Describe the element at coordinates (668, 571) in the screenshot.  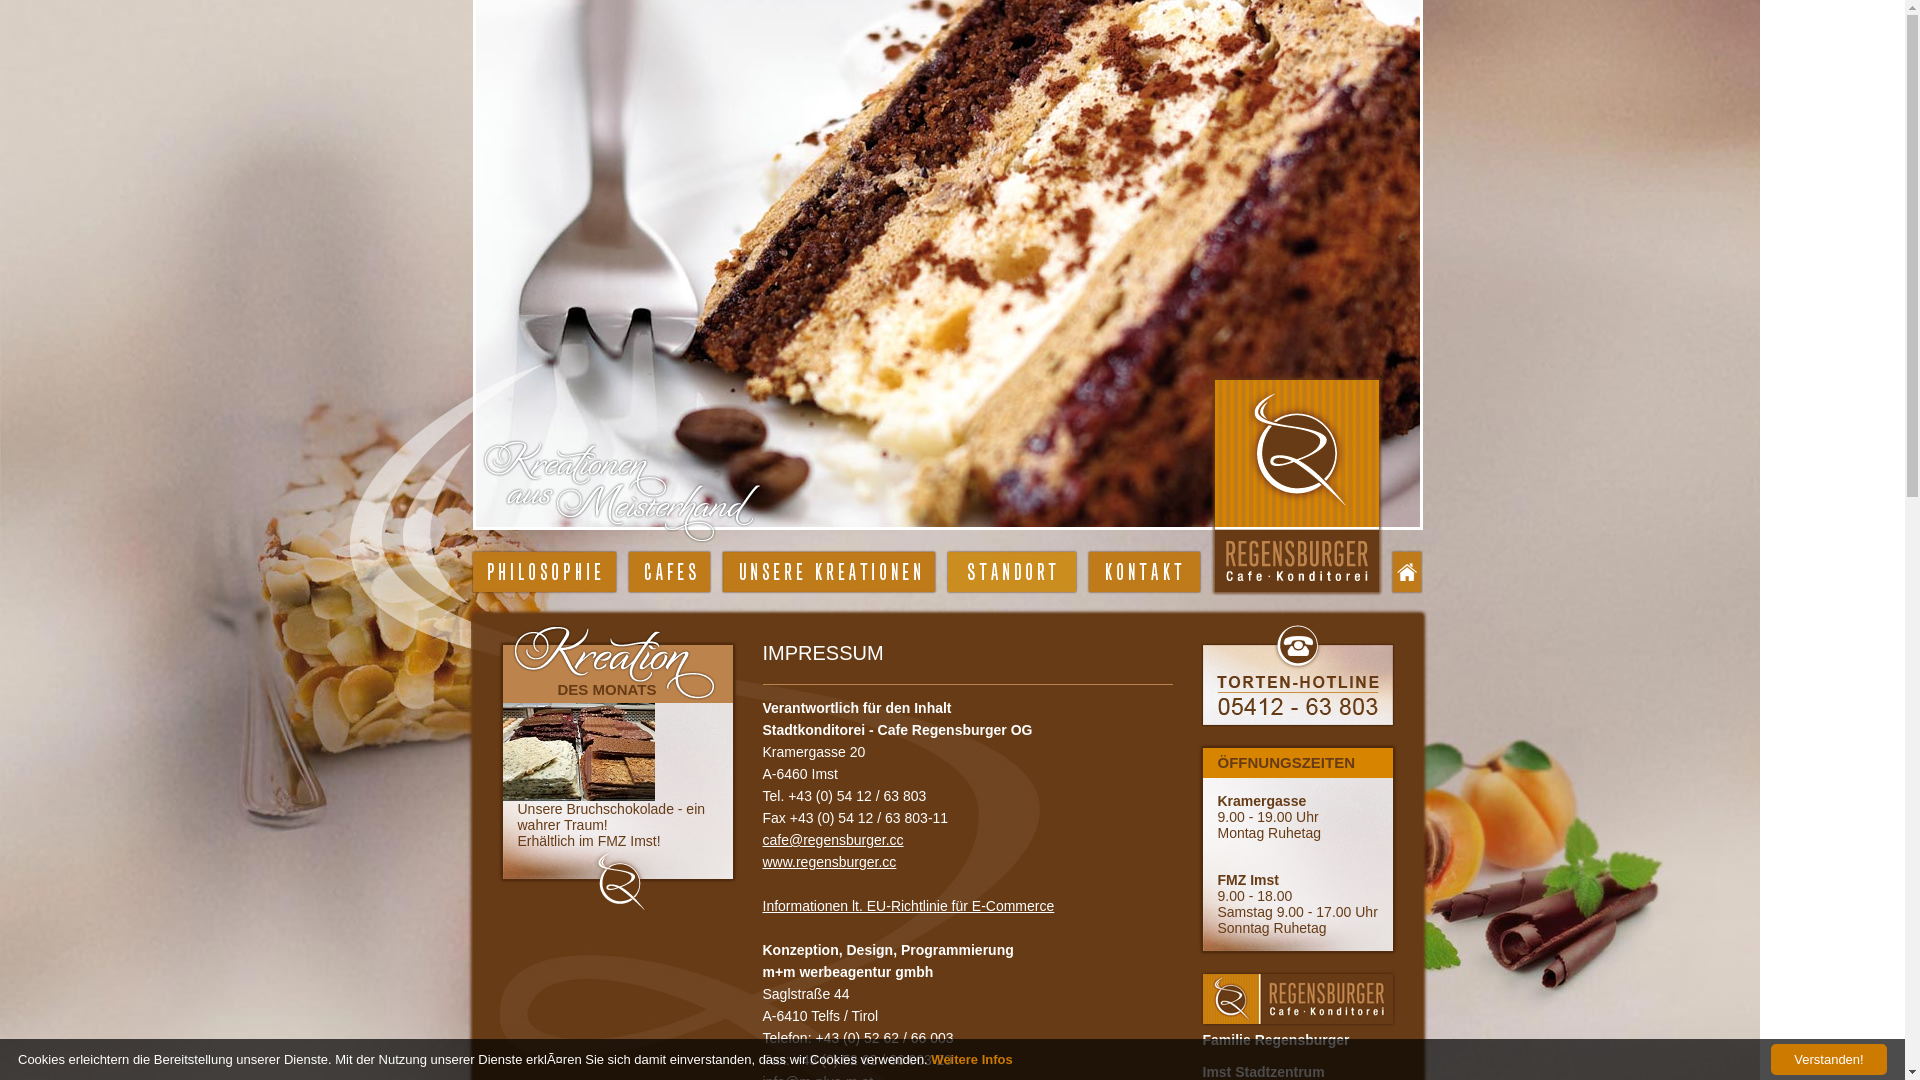
I see `'CAFES'` at that location.